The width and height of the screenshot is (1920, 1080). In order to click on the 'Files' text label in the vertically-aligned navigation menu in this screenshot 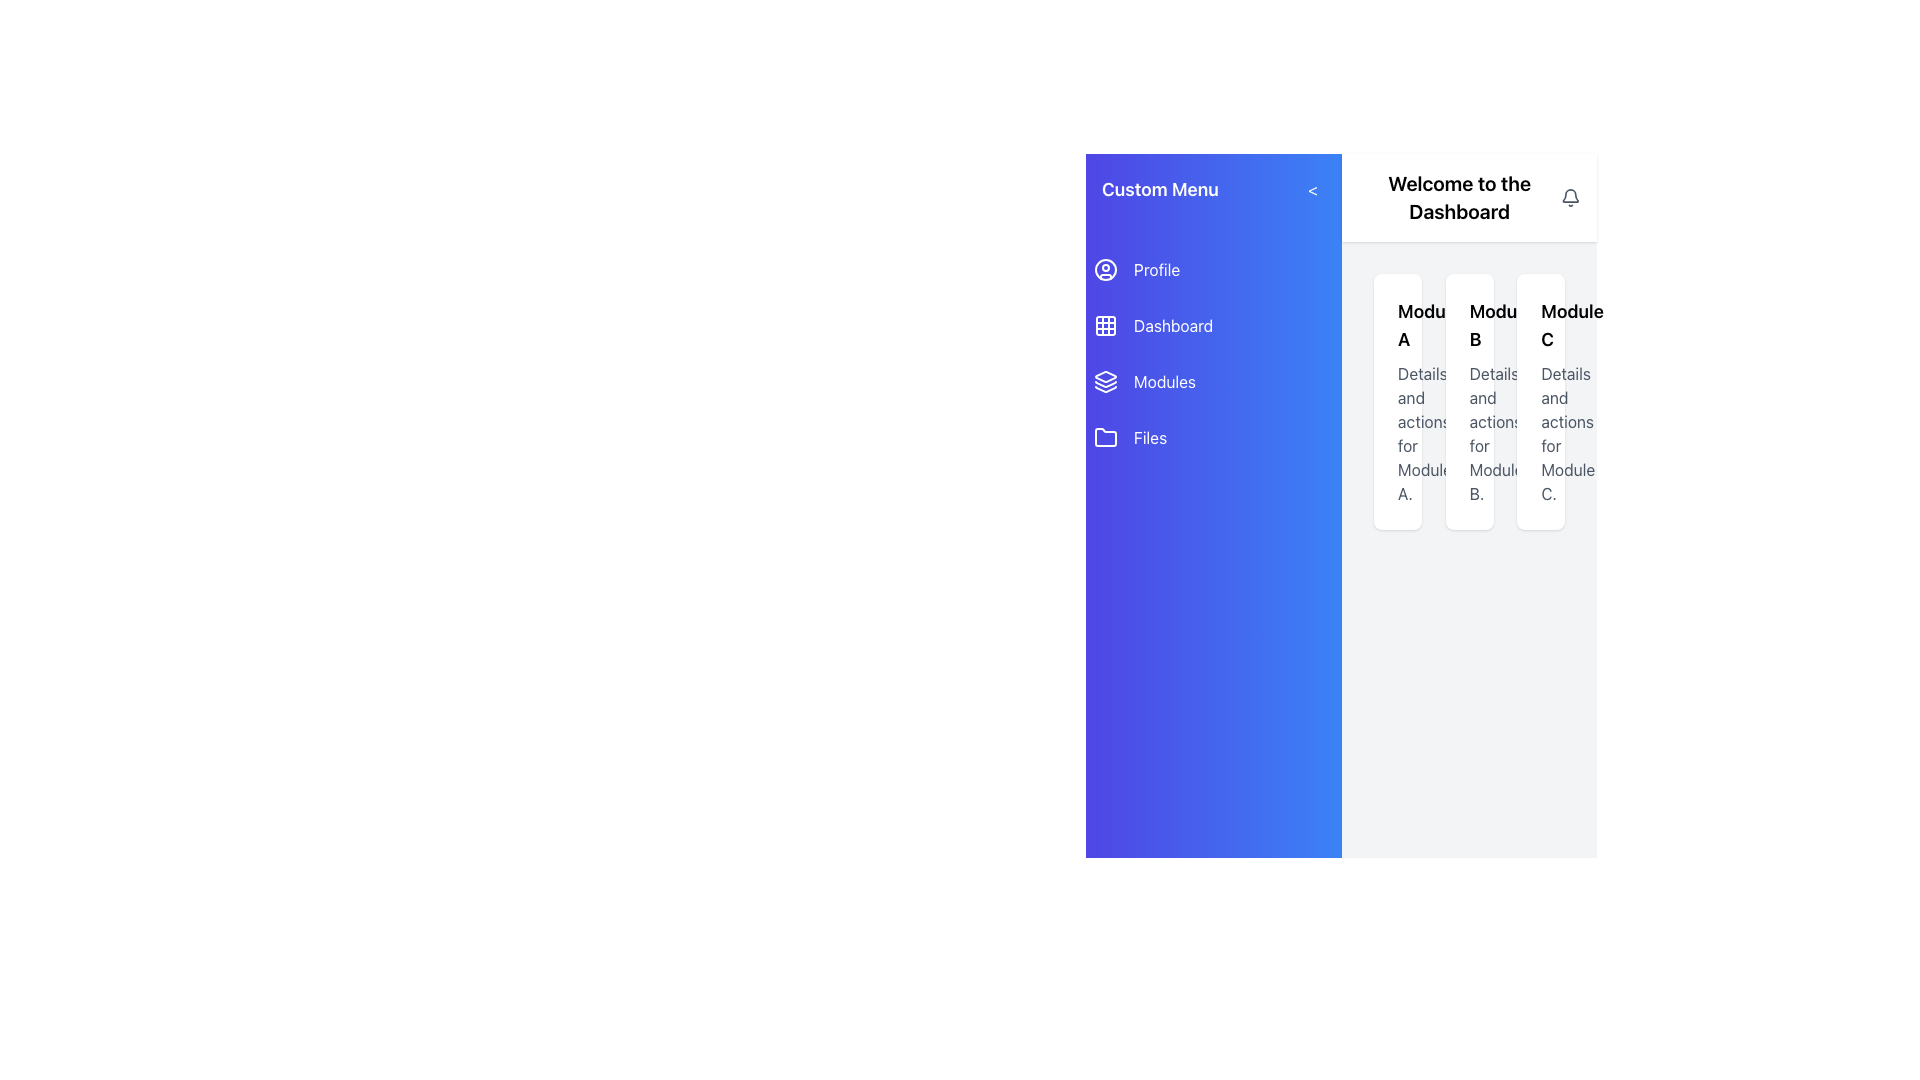, I will do `click(1150, 437)`.